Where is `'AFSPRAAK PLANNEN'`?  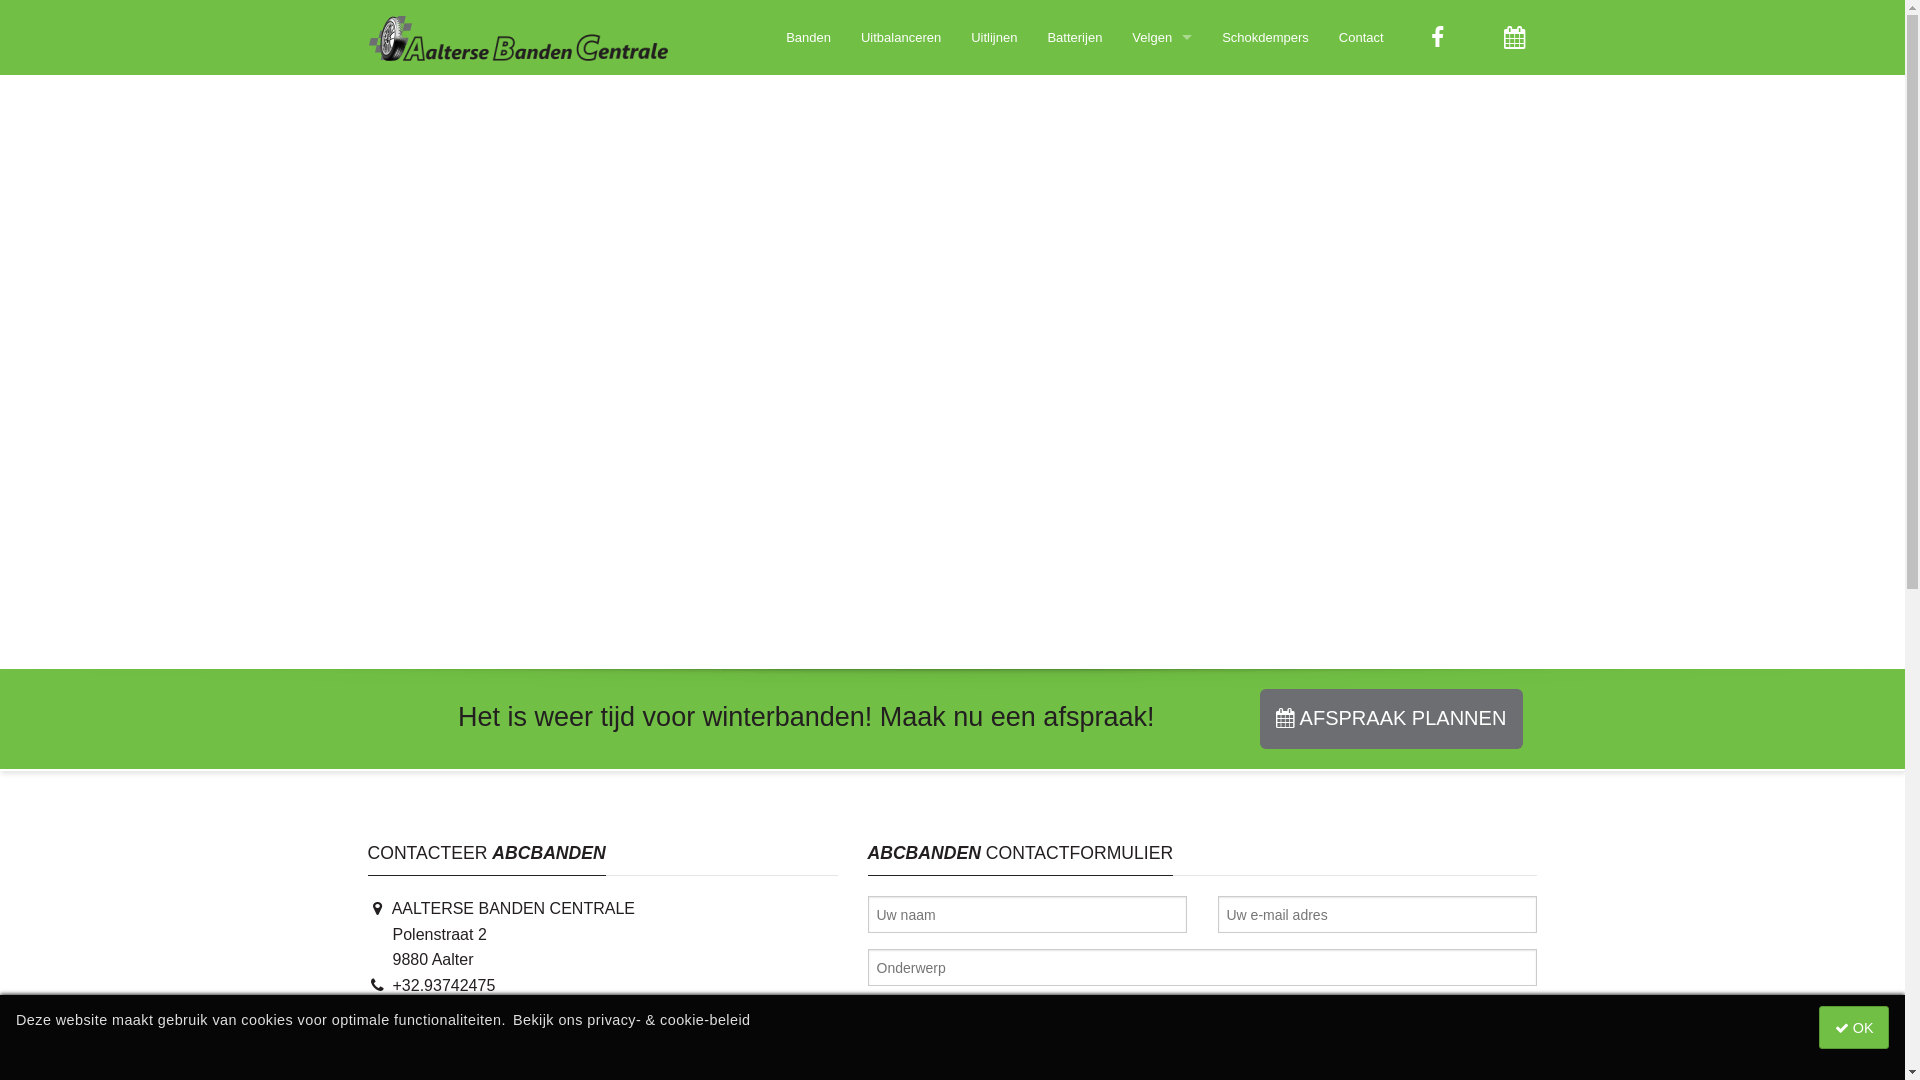 'AFSPRAAK PLANNEN' is located at coordinates (1390, 717).